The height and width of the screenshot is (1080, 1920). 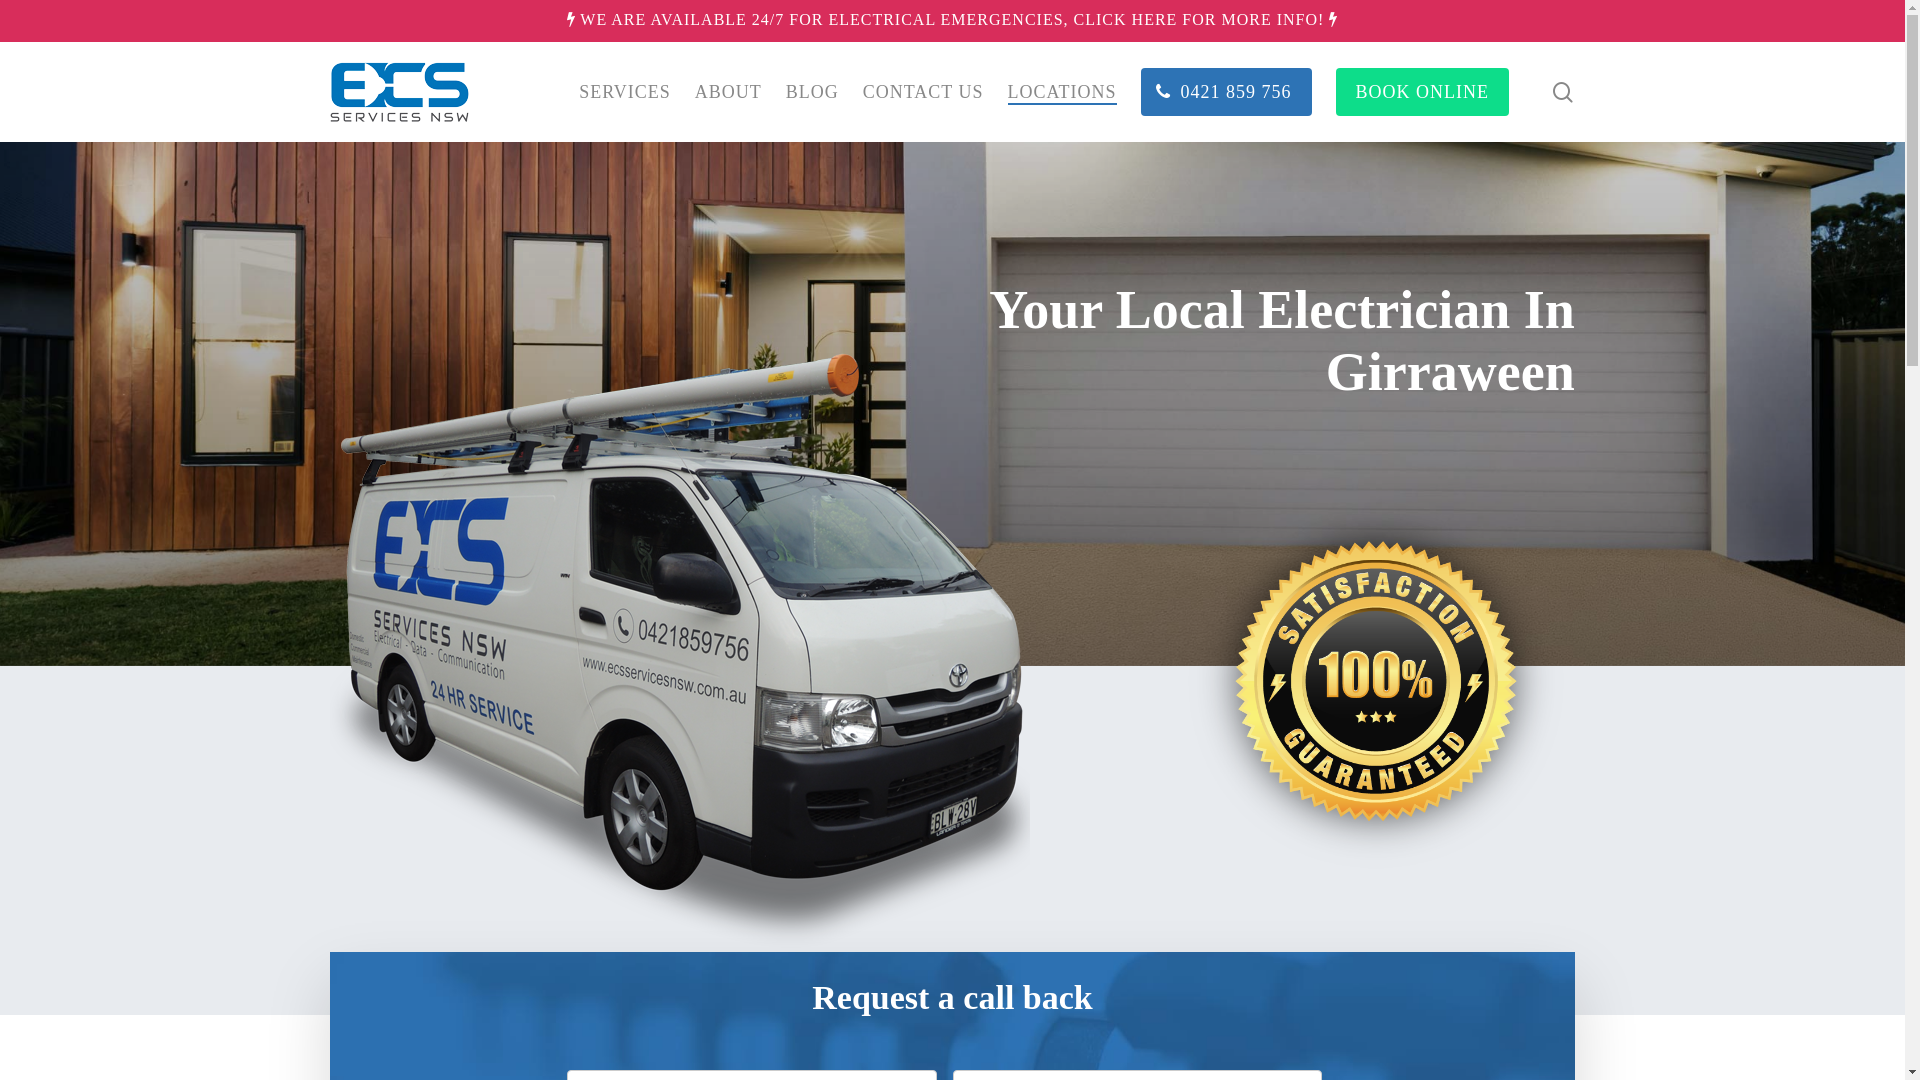 What do you see at coordinates (1141, 92) in the screenshot?
I see `'0421 859 756'` at bounding box center [1141, 92].